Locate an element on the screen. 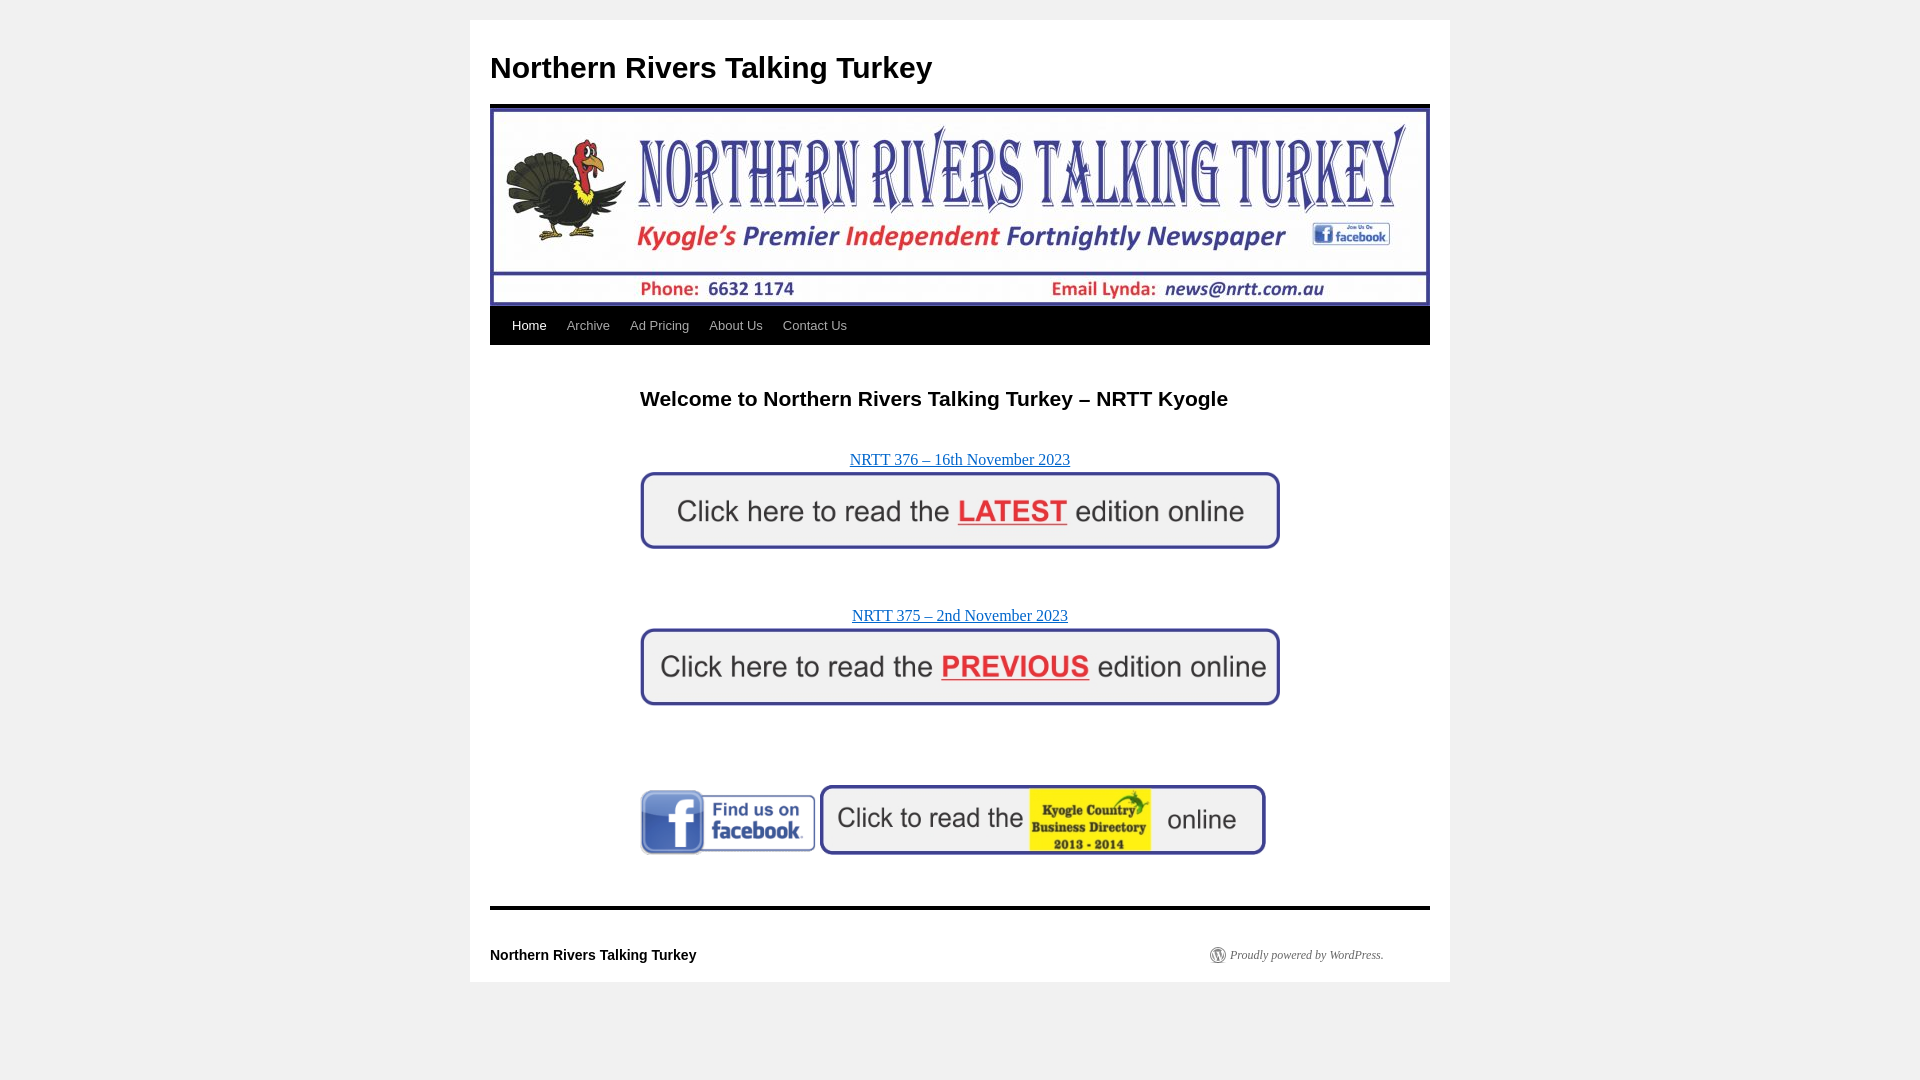  'Ad Pricing' is located at coordinates (618, 325).